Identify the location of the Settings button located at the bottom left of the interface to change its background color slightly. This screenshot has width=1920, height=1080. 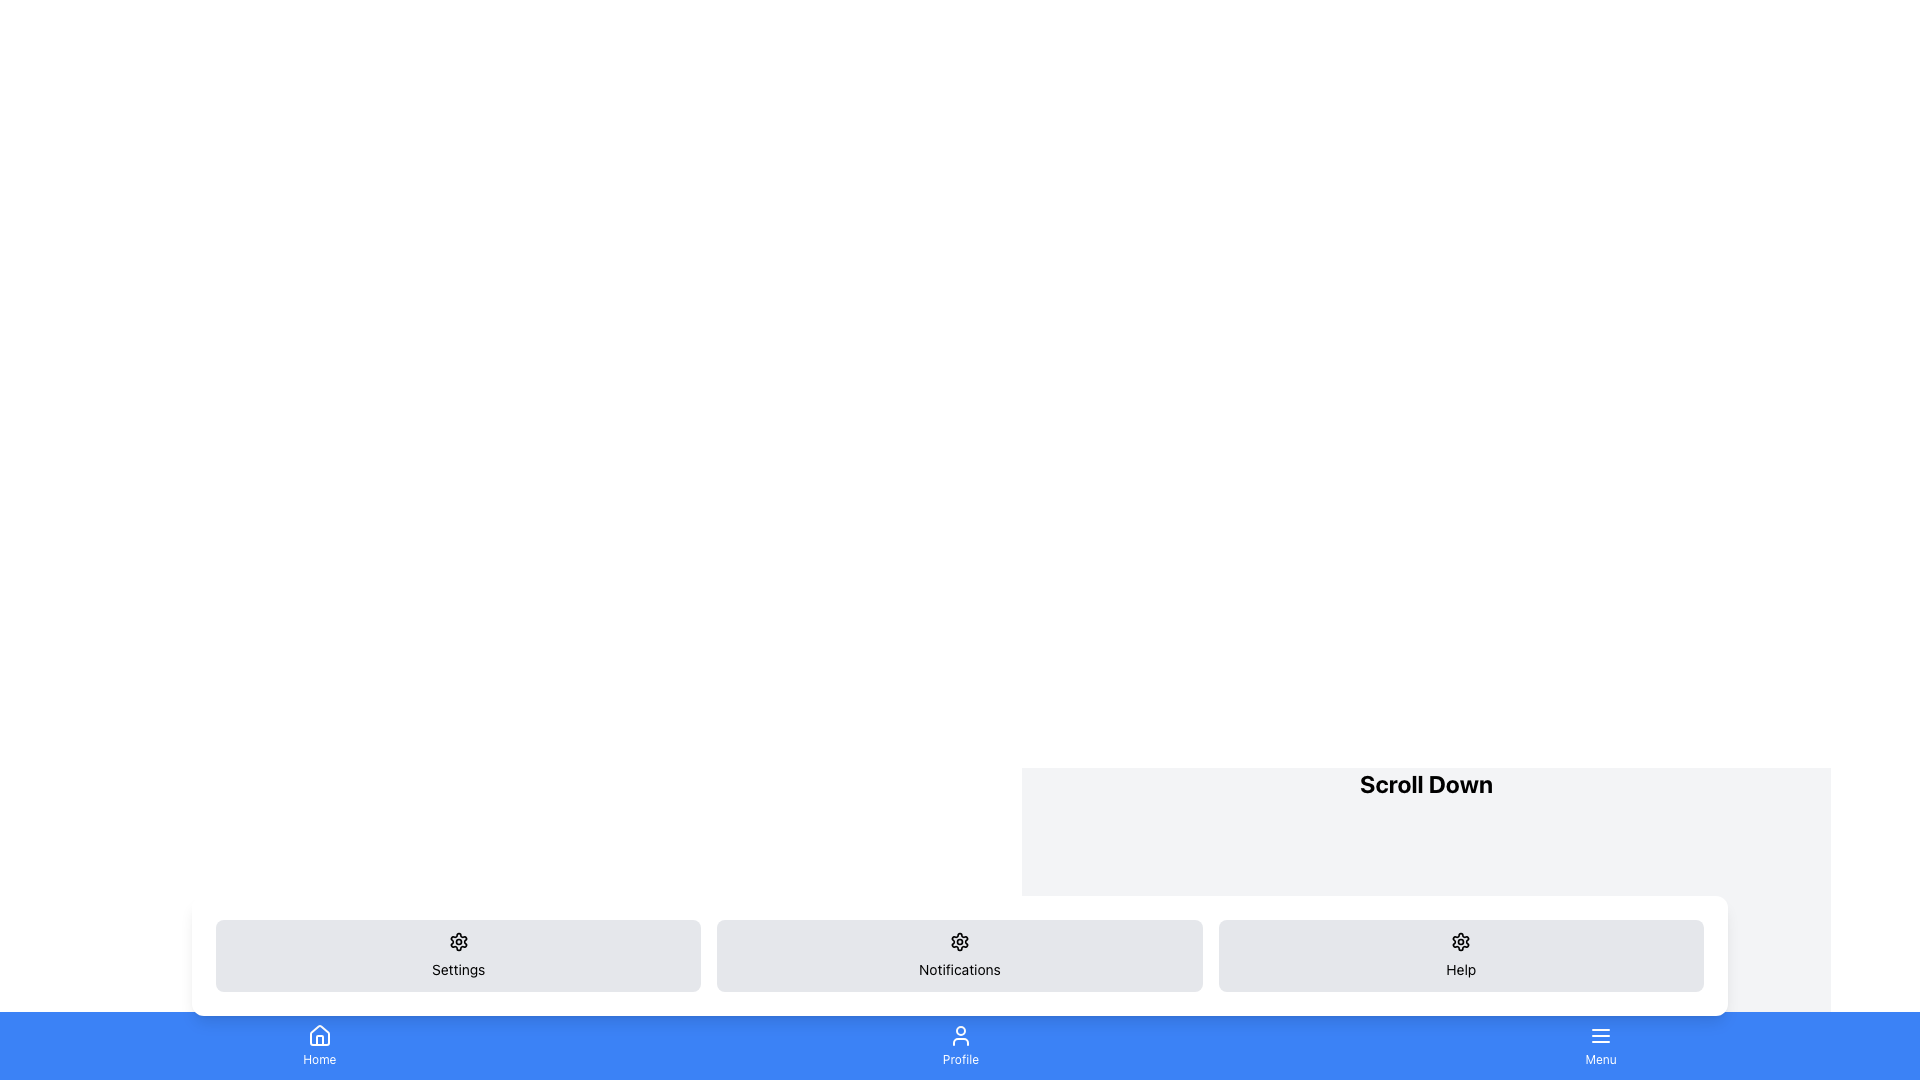
(457, 955).